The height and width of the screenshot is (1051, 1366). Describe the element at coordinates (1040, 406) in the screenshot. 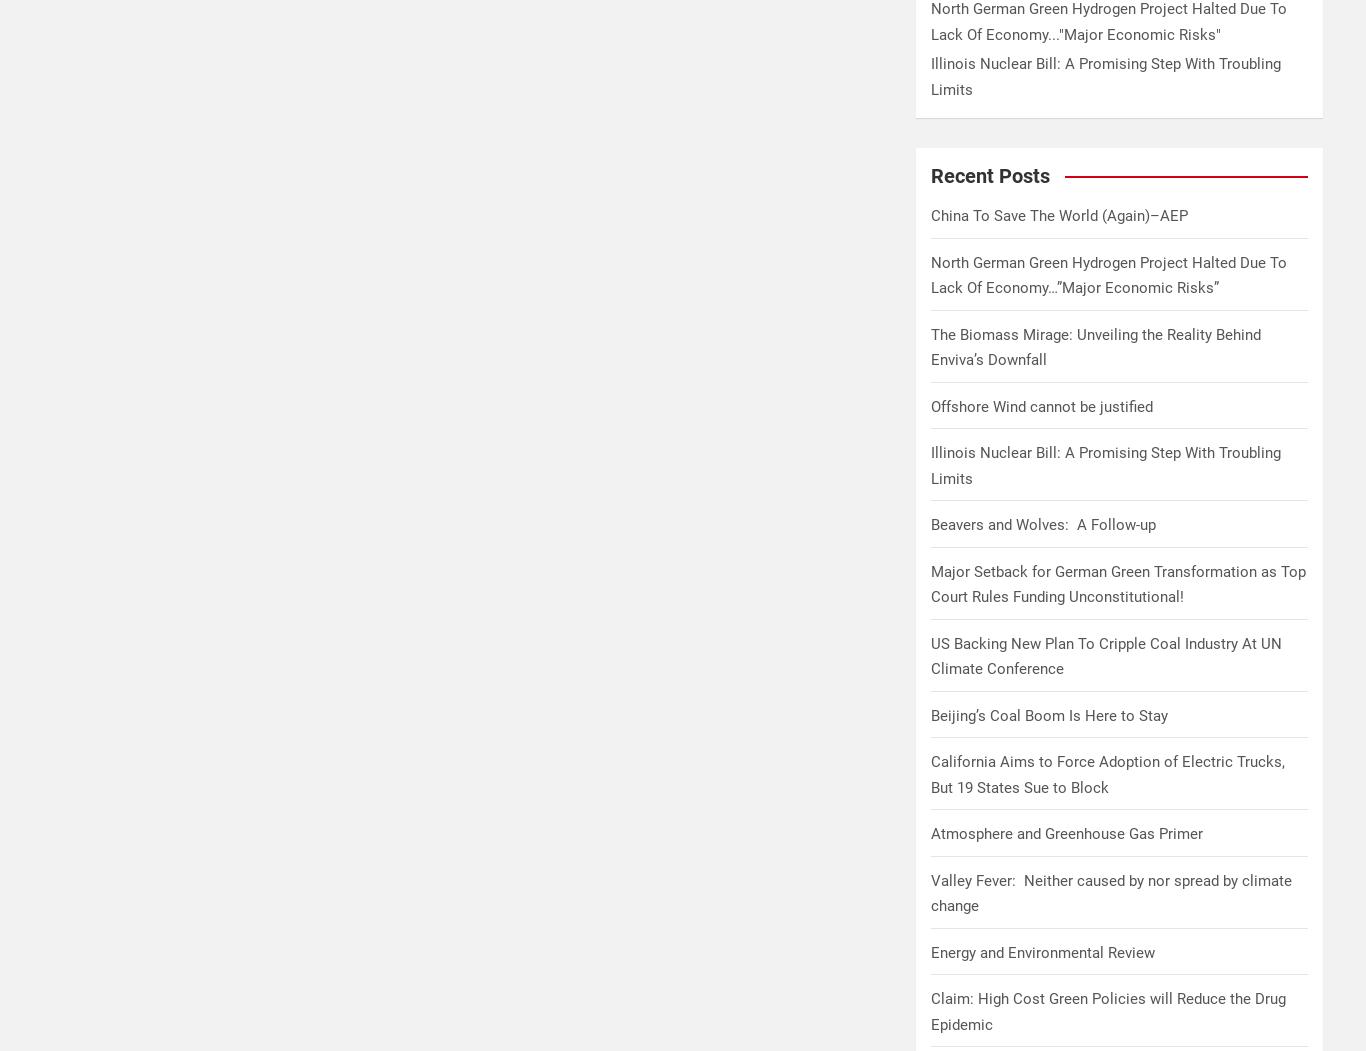

I see `'Offshore Wind cannot be justified'` at that location.